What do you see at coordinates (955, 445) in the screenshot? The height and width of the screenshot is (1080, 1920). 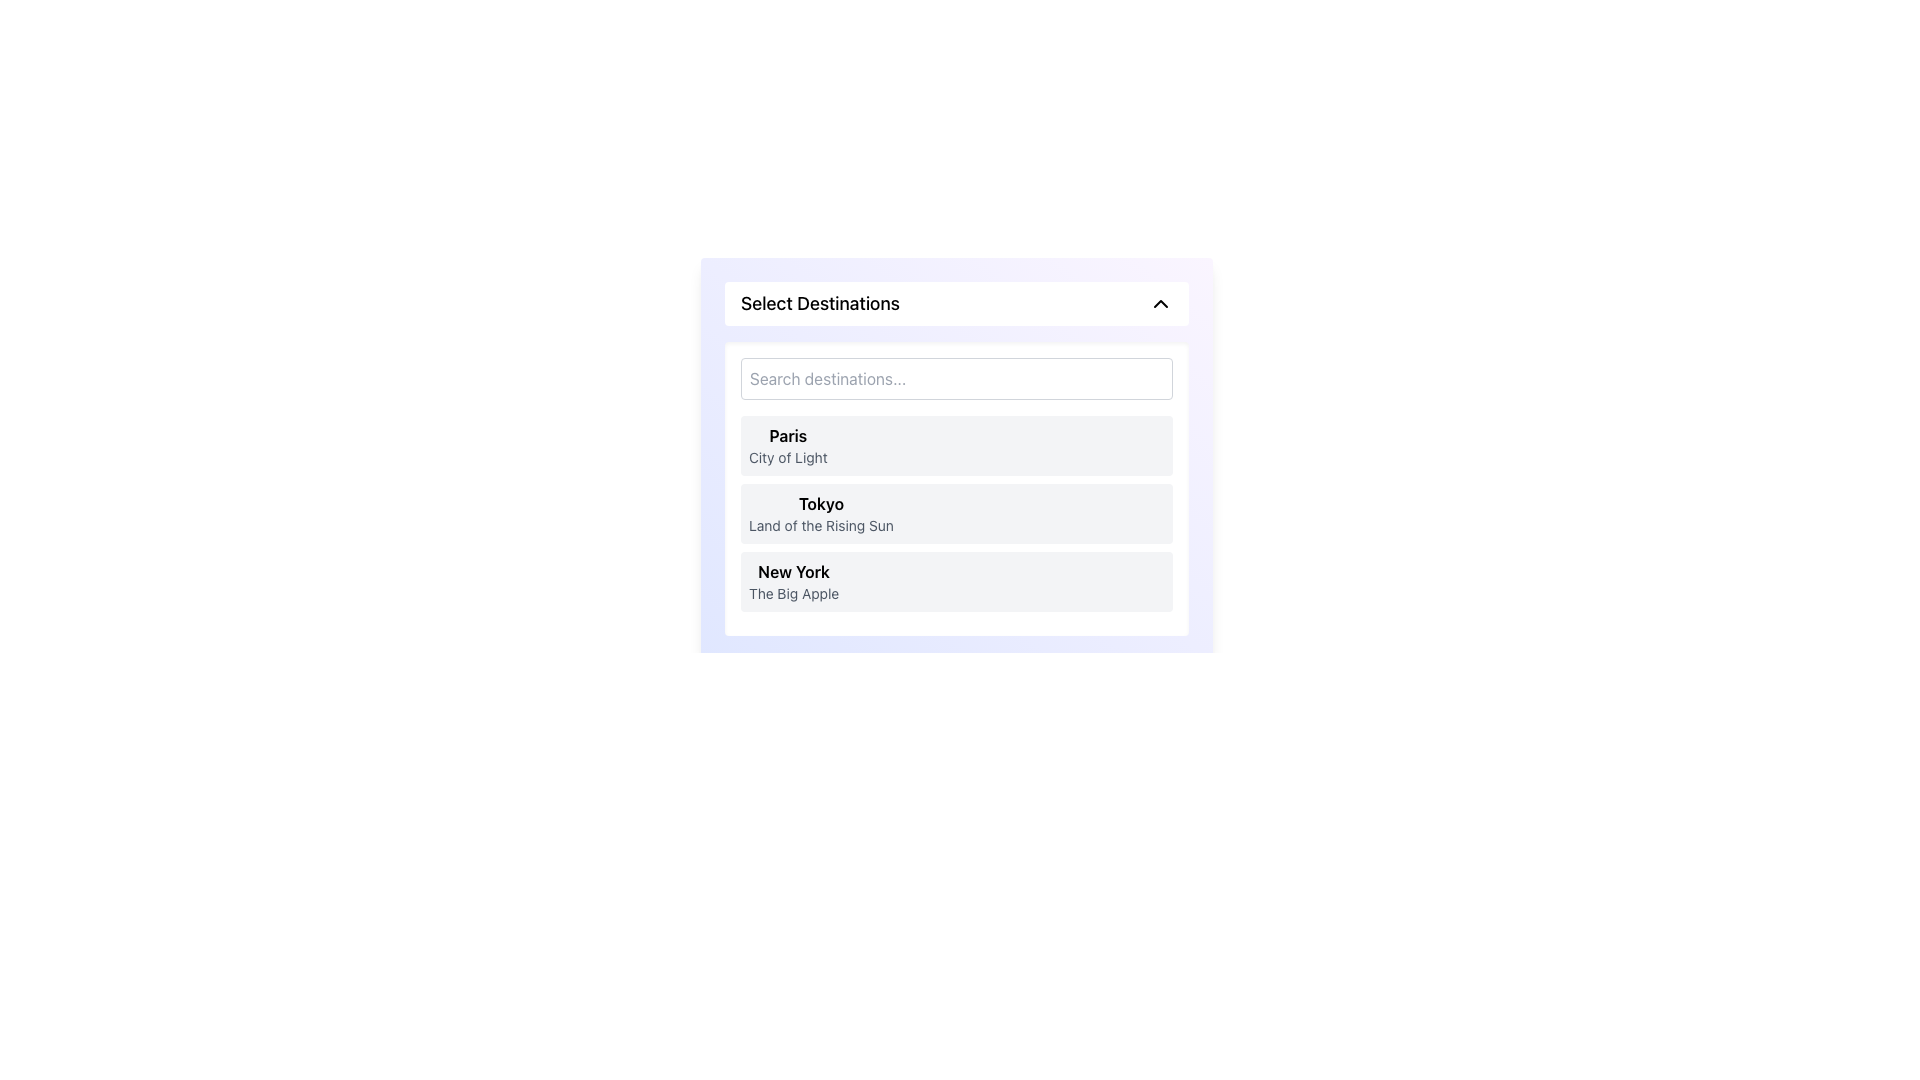 I see `the selectable list item labeled 'Paris' with the subtitle 'City of Light'` at bounding box center [955, 445].